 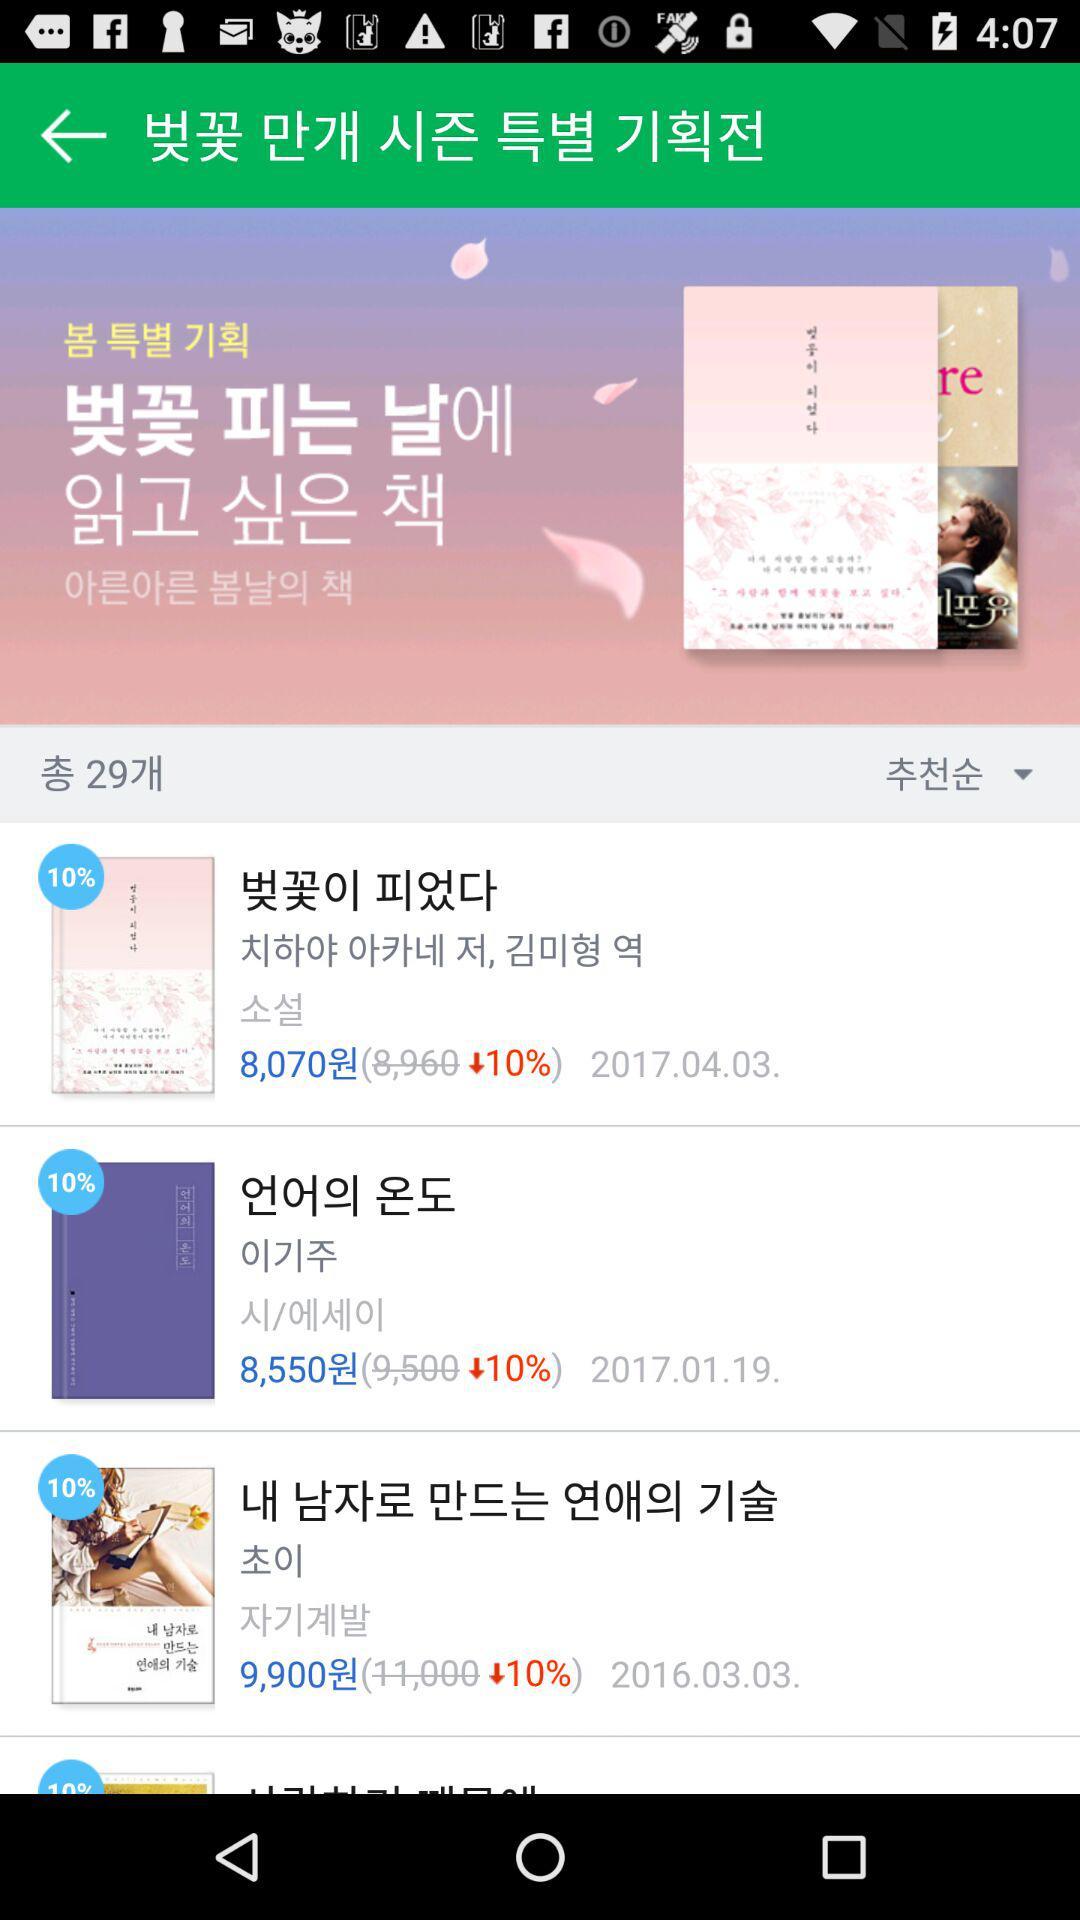 I want to click on the icon to the left of ,  icon, so click(x=467, y=948).